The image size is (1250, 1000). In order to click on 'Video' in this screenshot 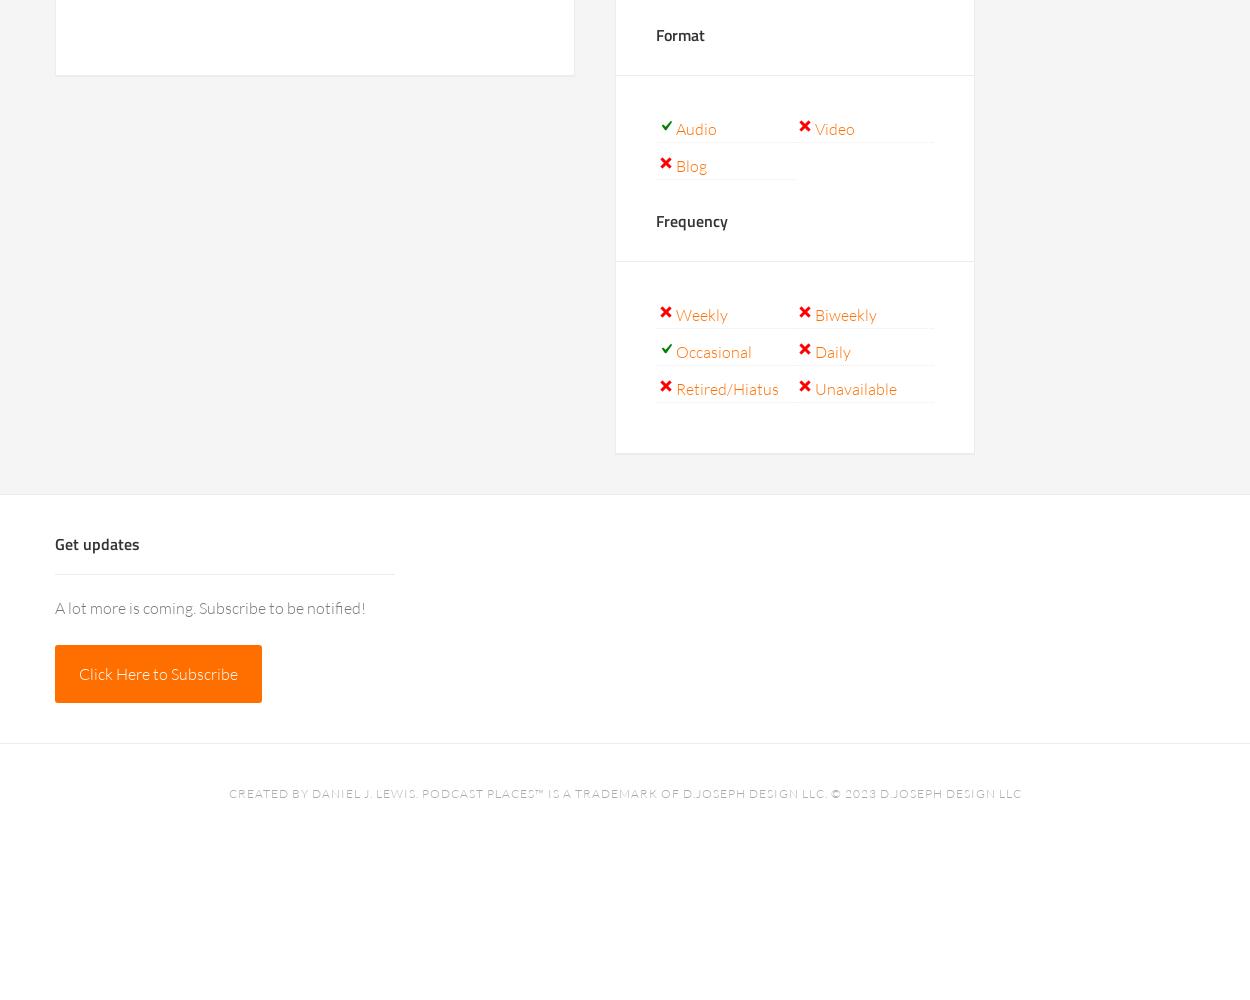, I will do `click(834, 129)`.